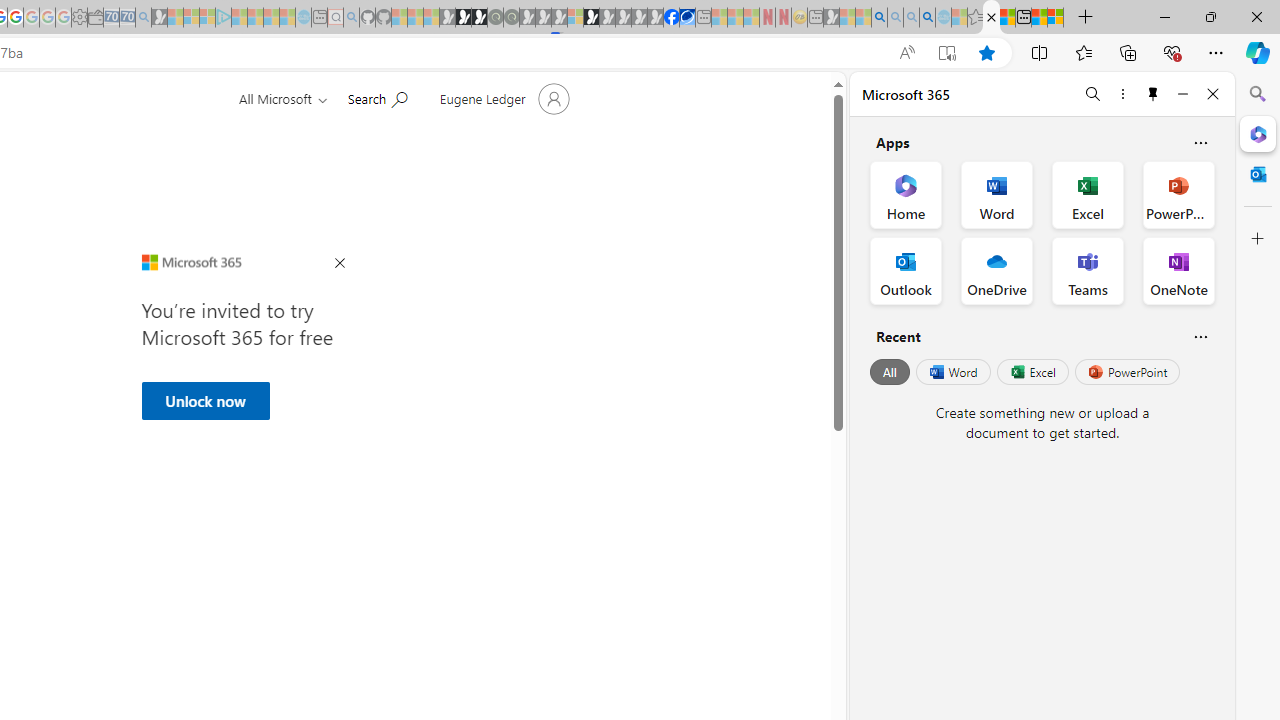 The width and height of the screenshot is (1280, 720). I want to click on 'Bing AI - Search', so click(879, 17).